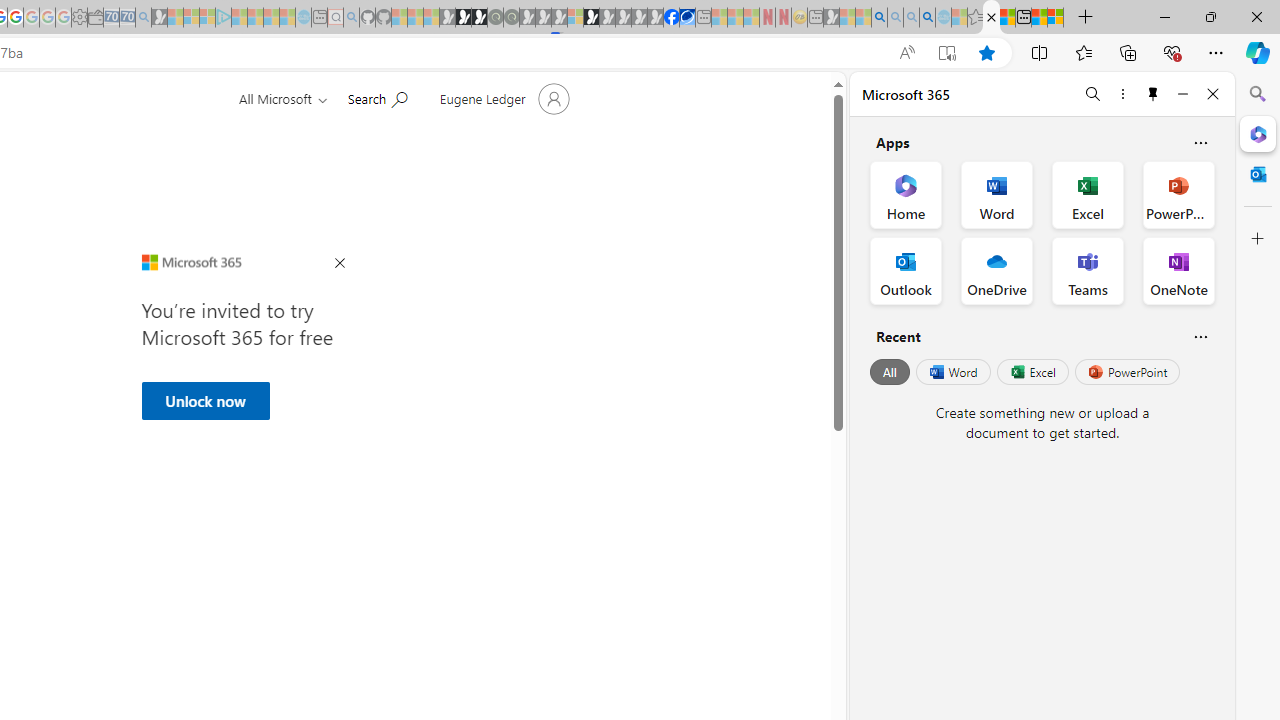 The width and height of the screenshot is (1280, 720). I want to click on 'Bing AI - Search', so click(879, 17).